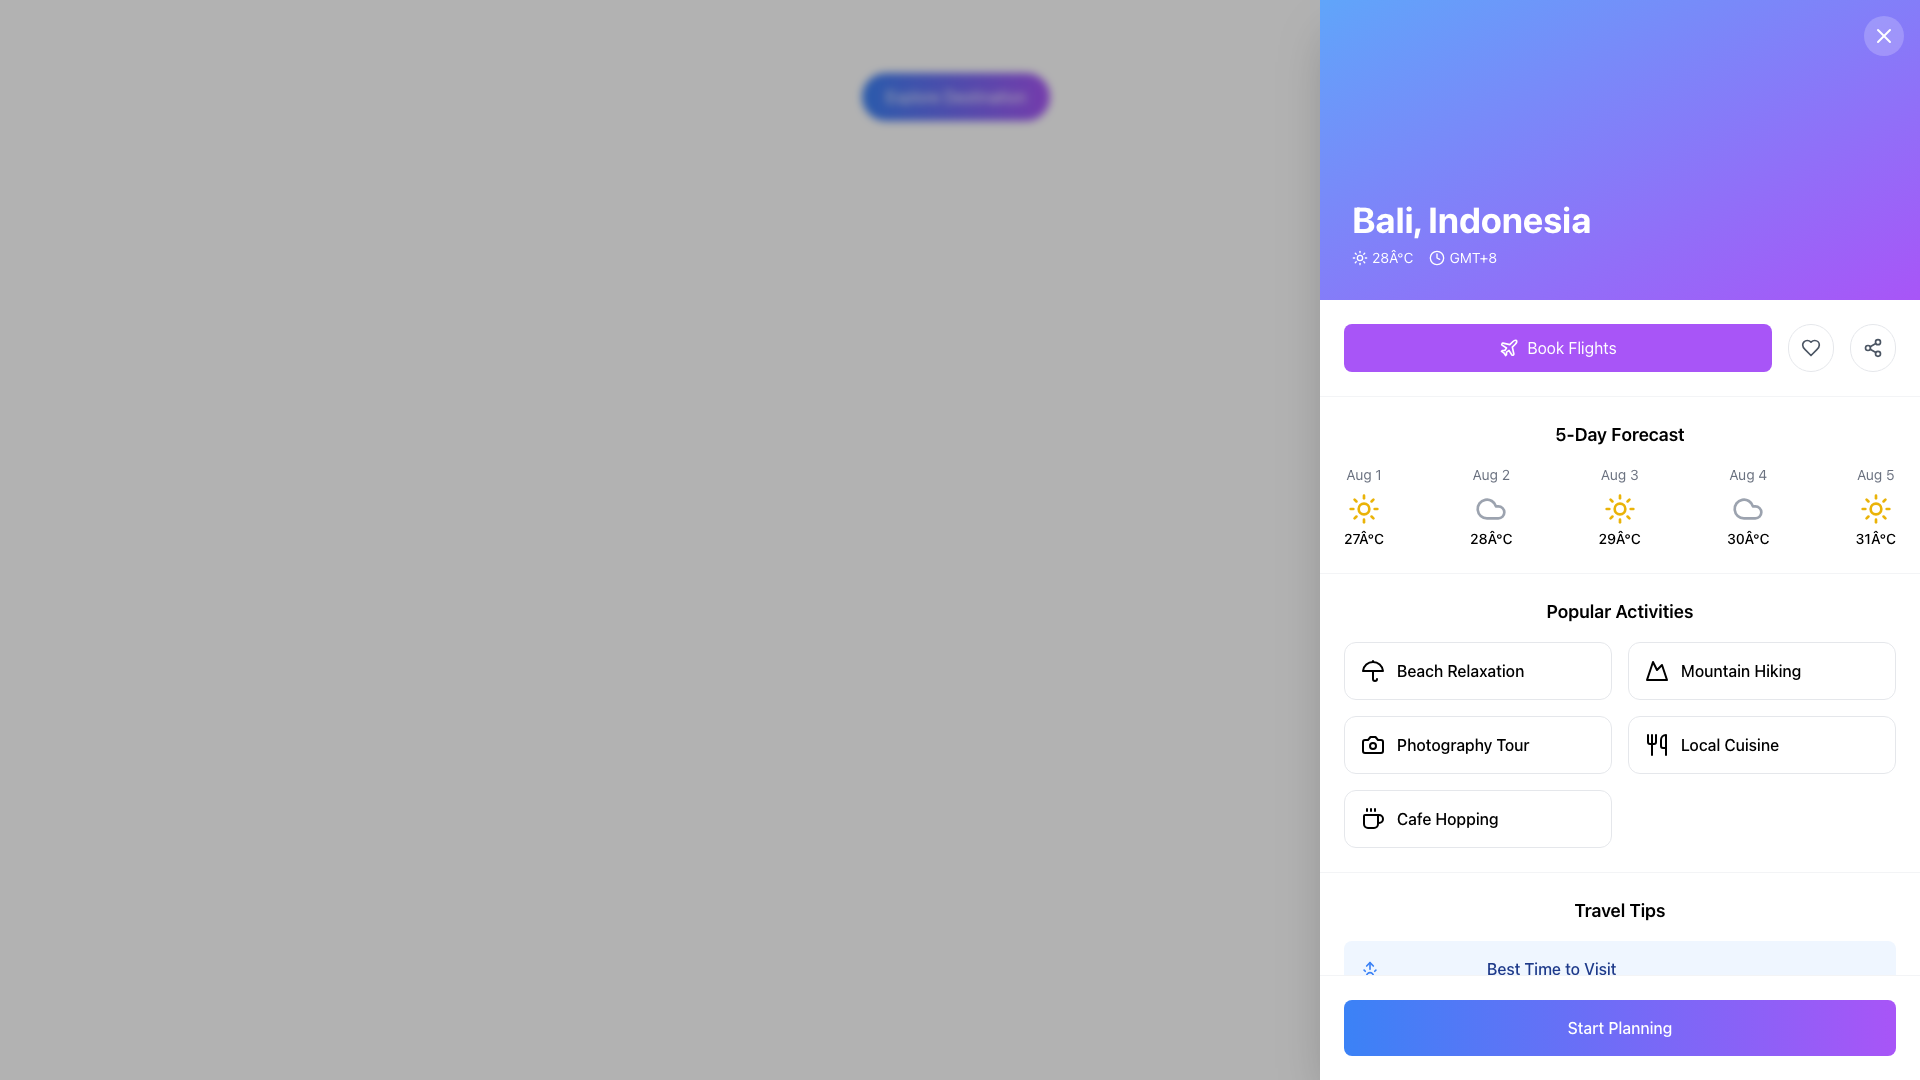 The width and height of the screenshot is (1920, 1080). What do you see at coordinates (1656, 671) in the screenshot?
I see `the mountain icon representing the 'Mountain Hiking' option in the 'Popular Activities' section, which is the second option in the list` at bounding box center [1656, 671].